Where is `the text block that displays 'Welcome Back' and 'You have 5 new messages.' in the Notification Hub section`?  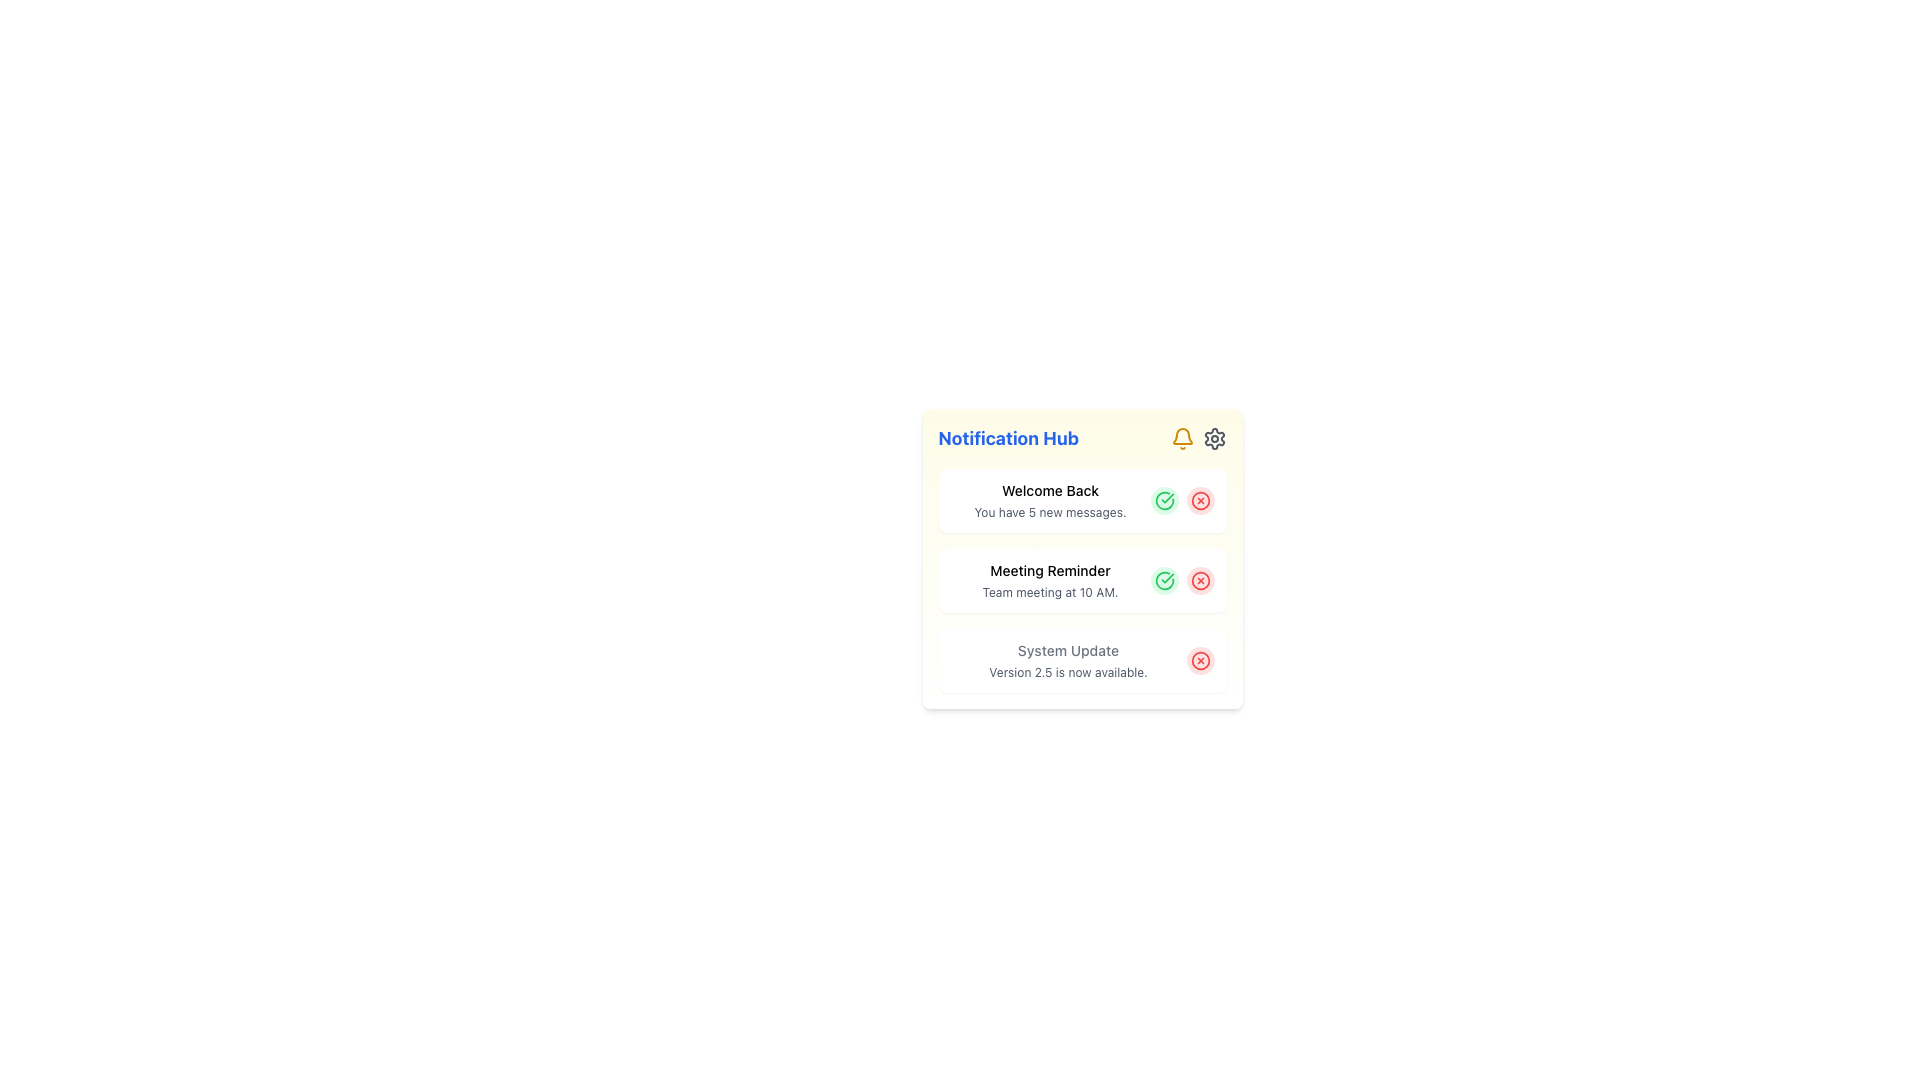 the text block that displays 'Welcome Back' and 'You have 5 new messages.' in the Notification Hub section is located at coordinates (1049, 500).